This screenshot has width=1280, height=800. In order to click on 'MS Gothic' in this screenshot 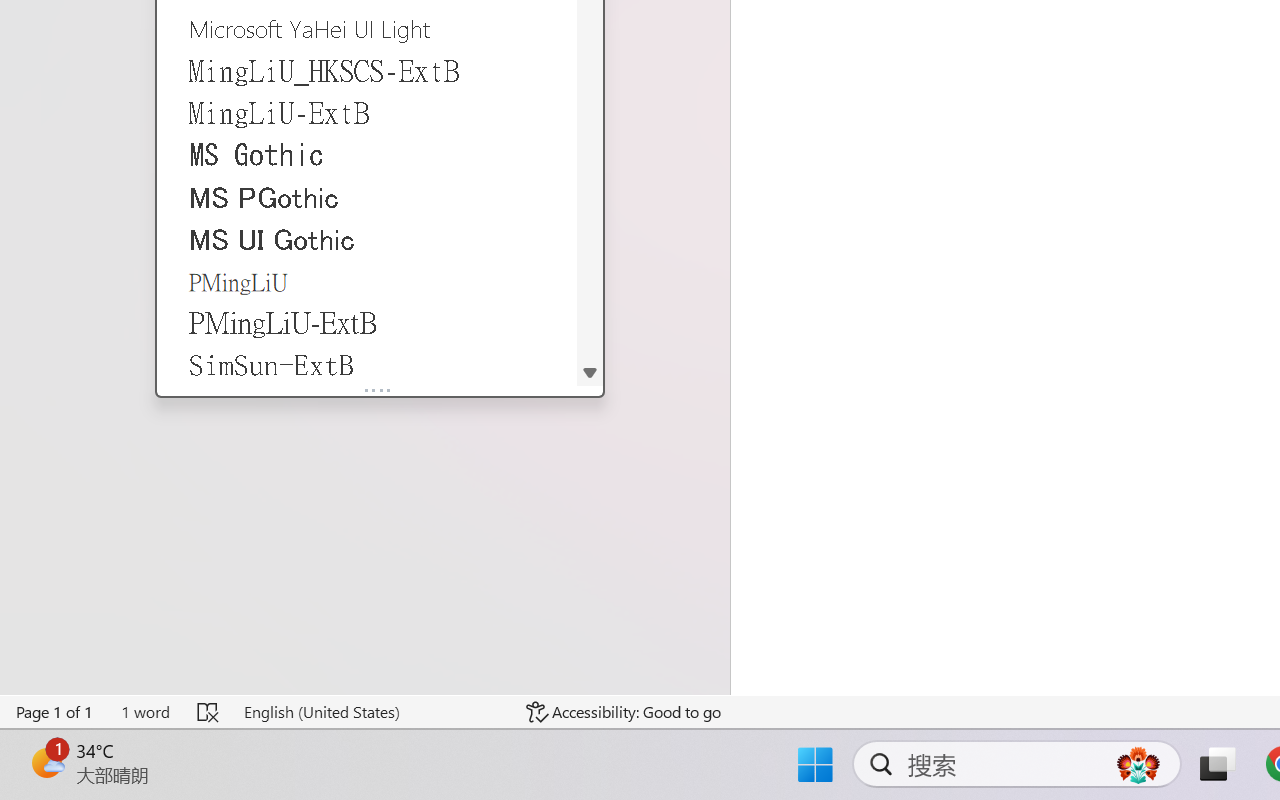, I will do `click(367, 155)`.